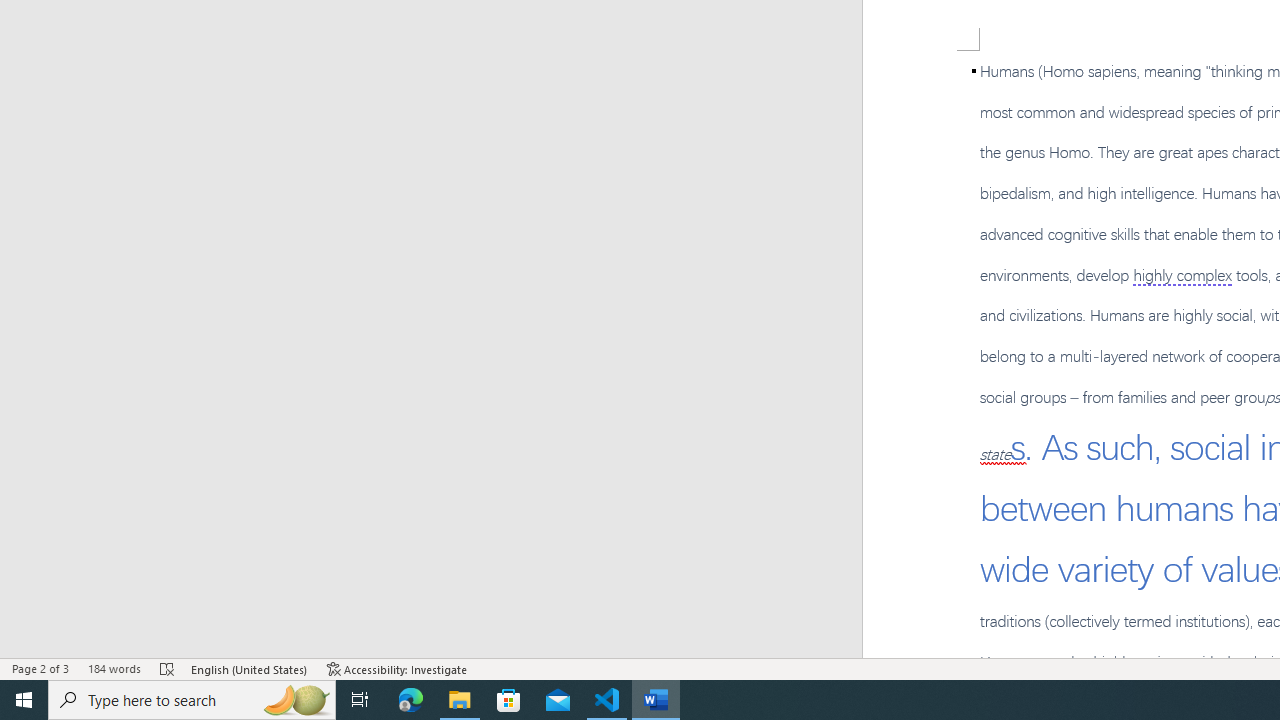 The image size is (1280, 720). What do you see at coordinates (294, 698) in the screenshot?
I see `'Search highlights icon opens search home window'` at bounding box center [294, 698].